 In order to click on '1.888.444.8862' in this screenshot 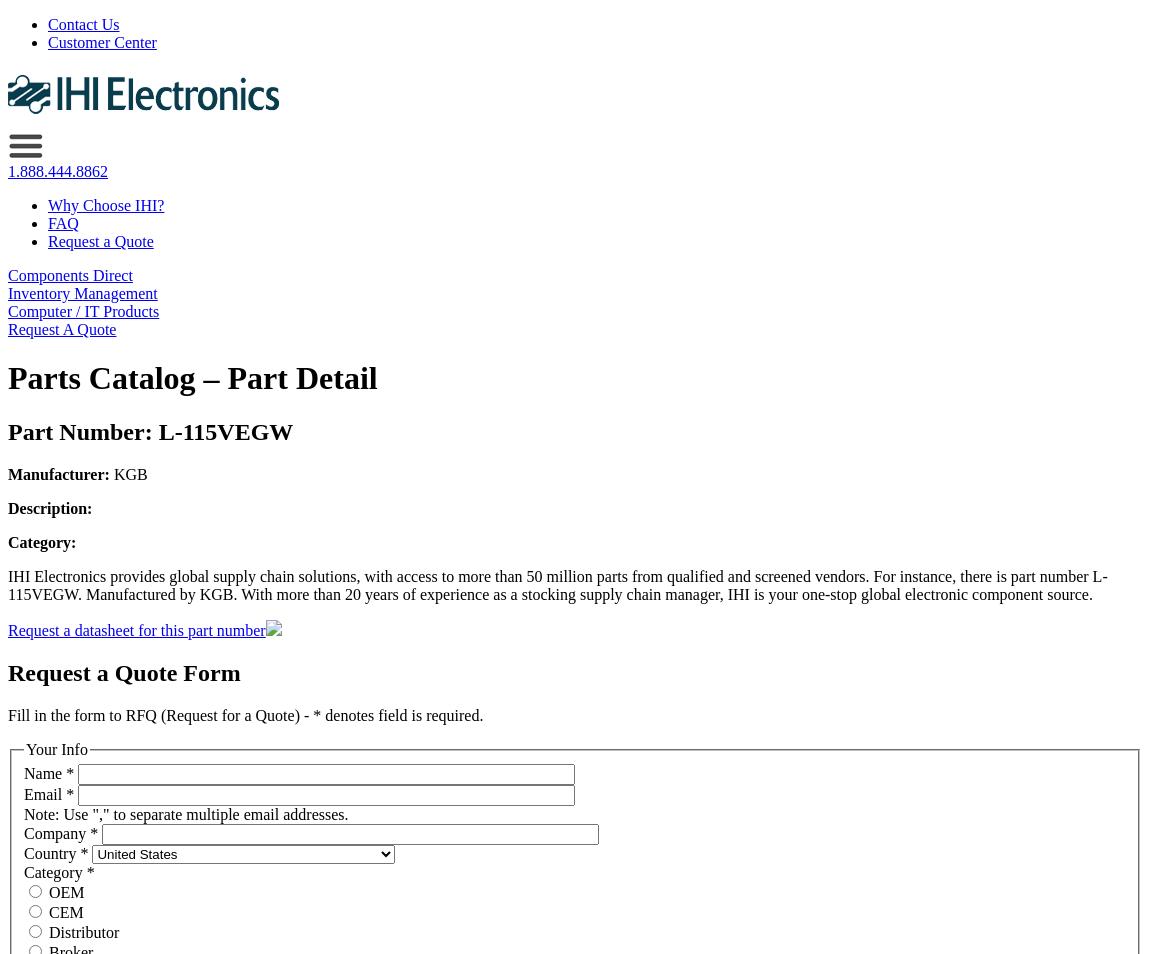, I will do `click(56, 170)`.